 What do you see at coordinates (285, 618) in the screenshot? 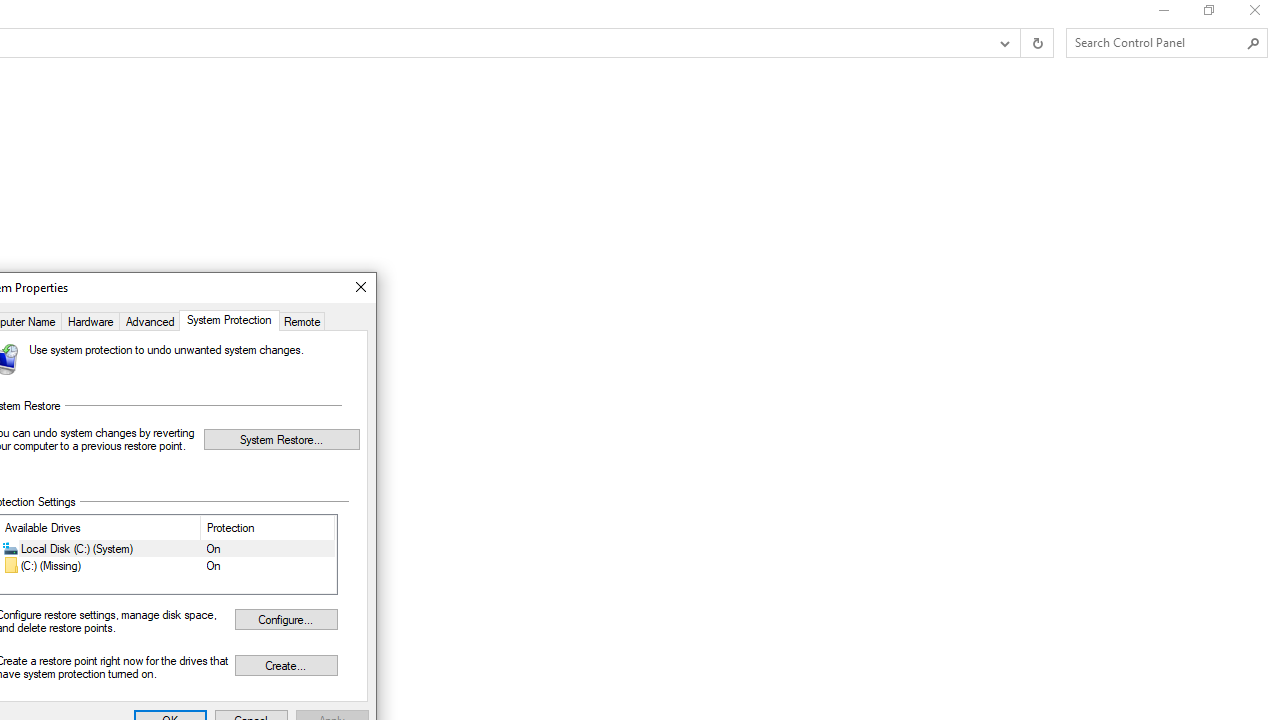
I see `'Configure...'` at bounding box center [285, 618].